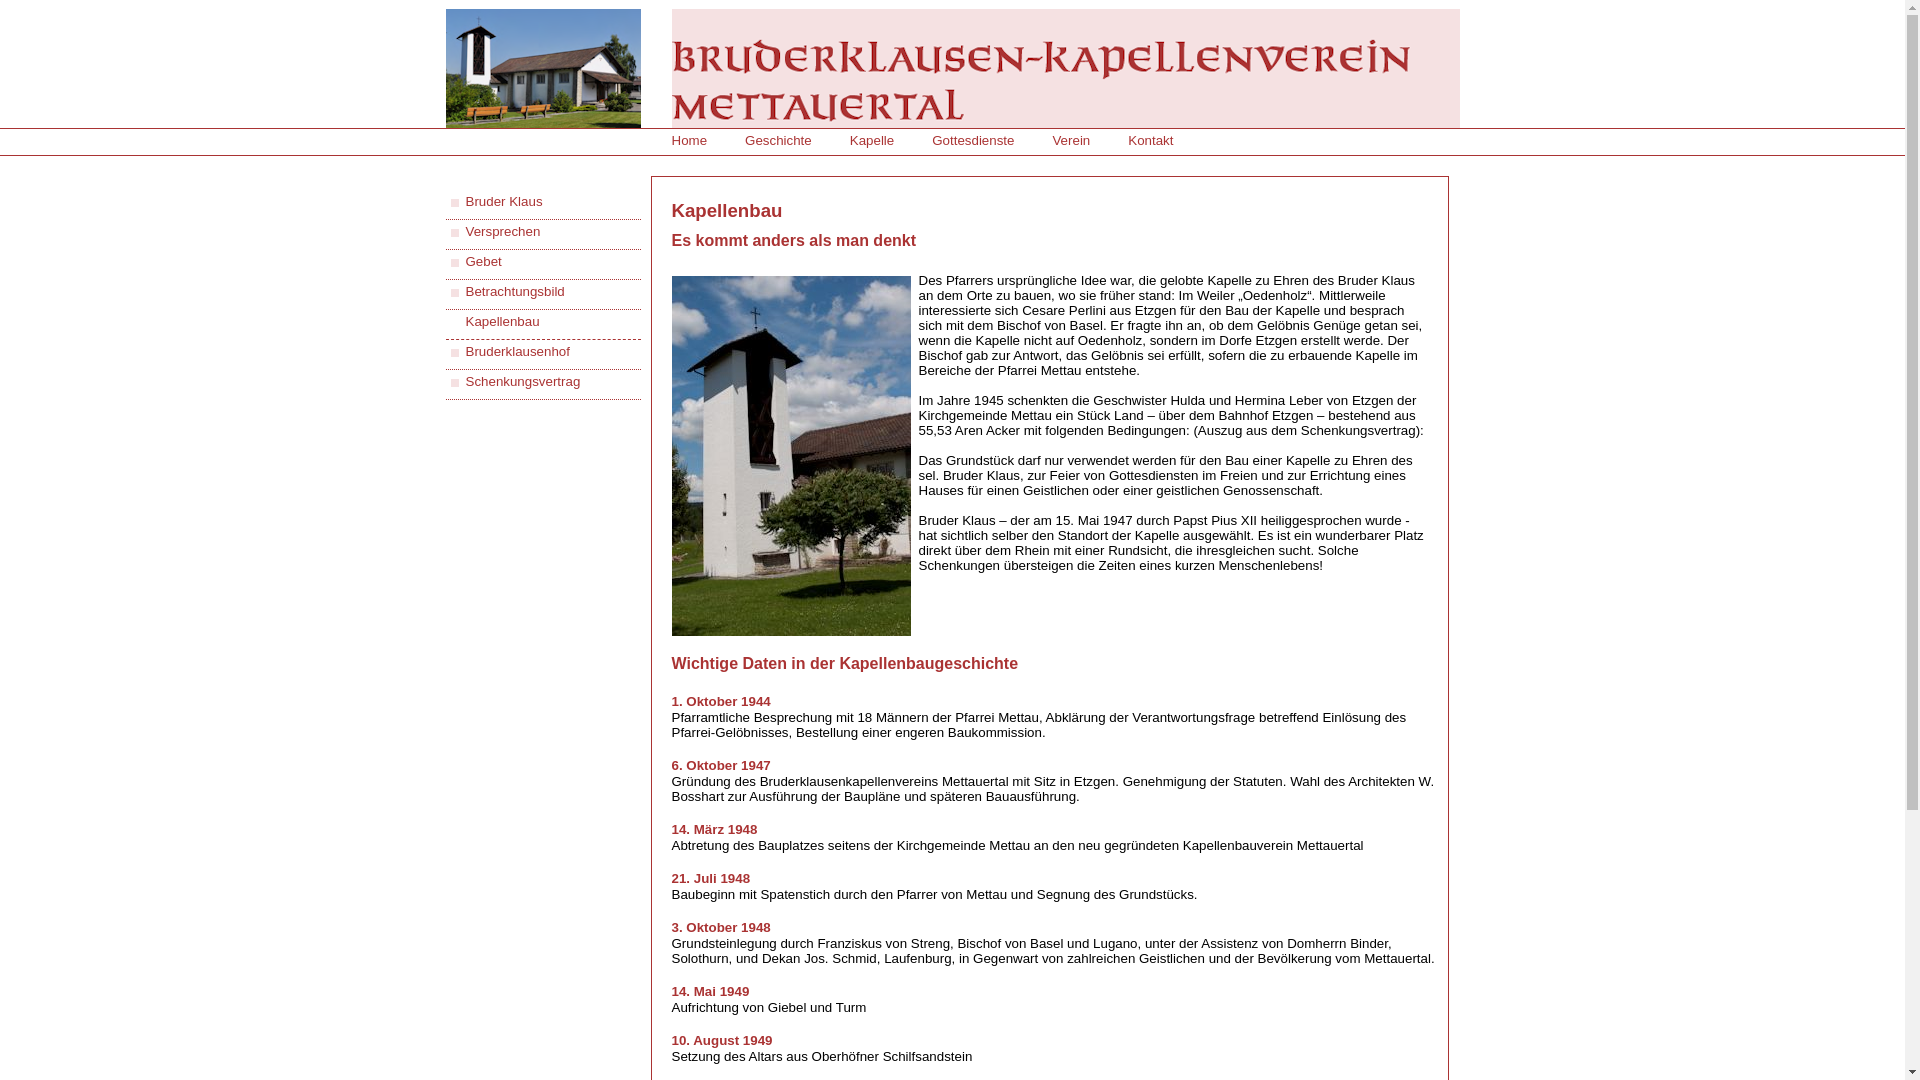 This screenshot has width=1920, height=1080. Describe the element at coordinates (777, 139) in the screenshot. I see `'Geschichte'` at that location.